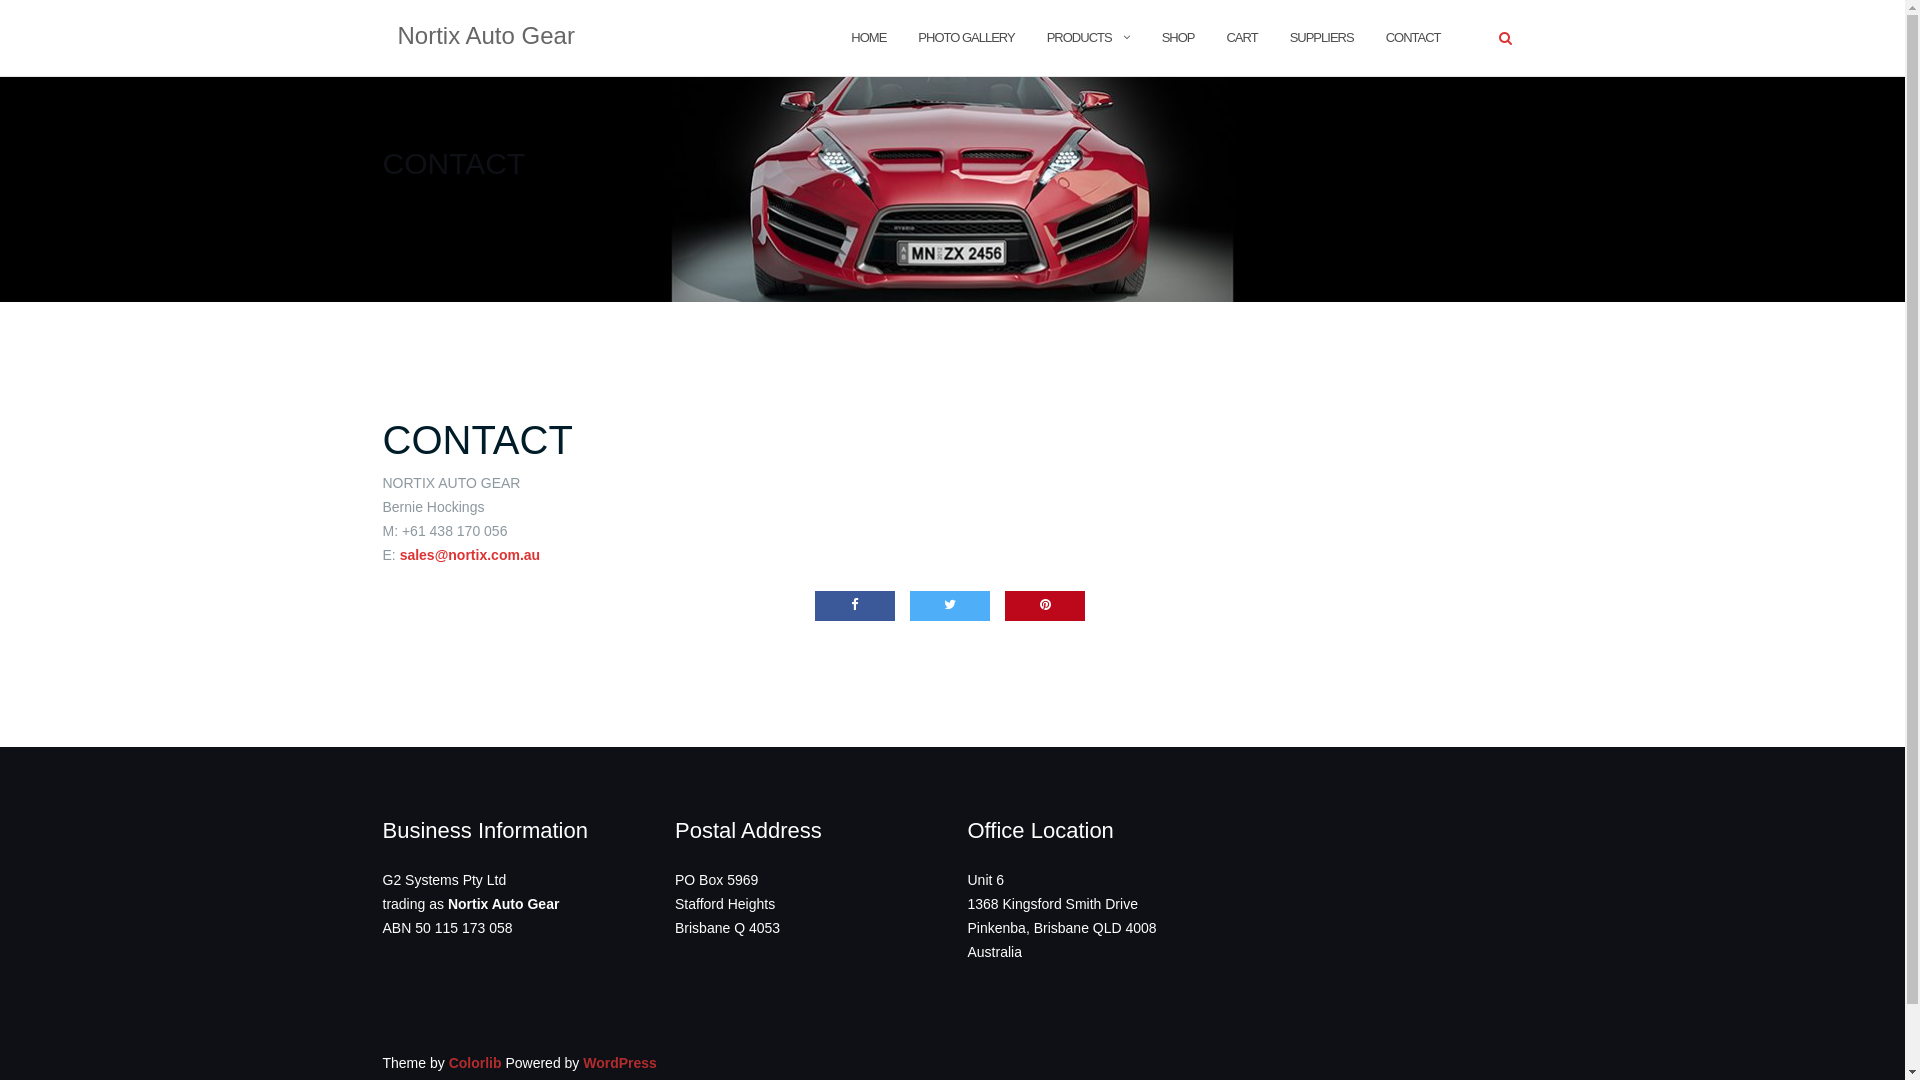 Image resolution: width=1920 pixels, height=1080 pixels. What do you see at coordinates (1178, 37) in the screenshot?
I see `'SHOP'` at bounding box center [1178, 37].